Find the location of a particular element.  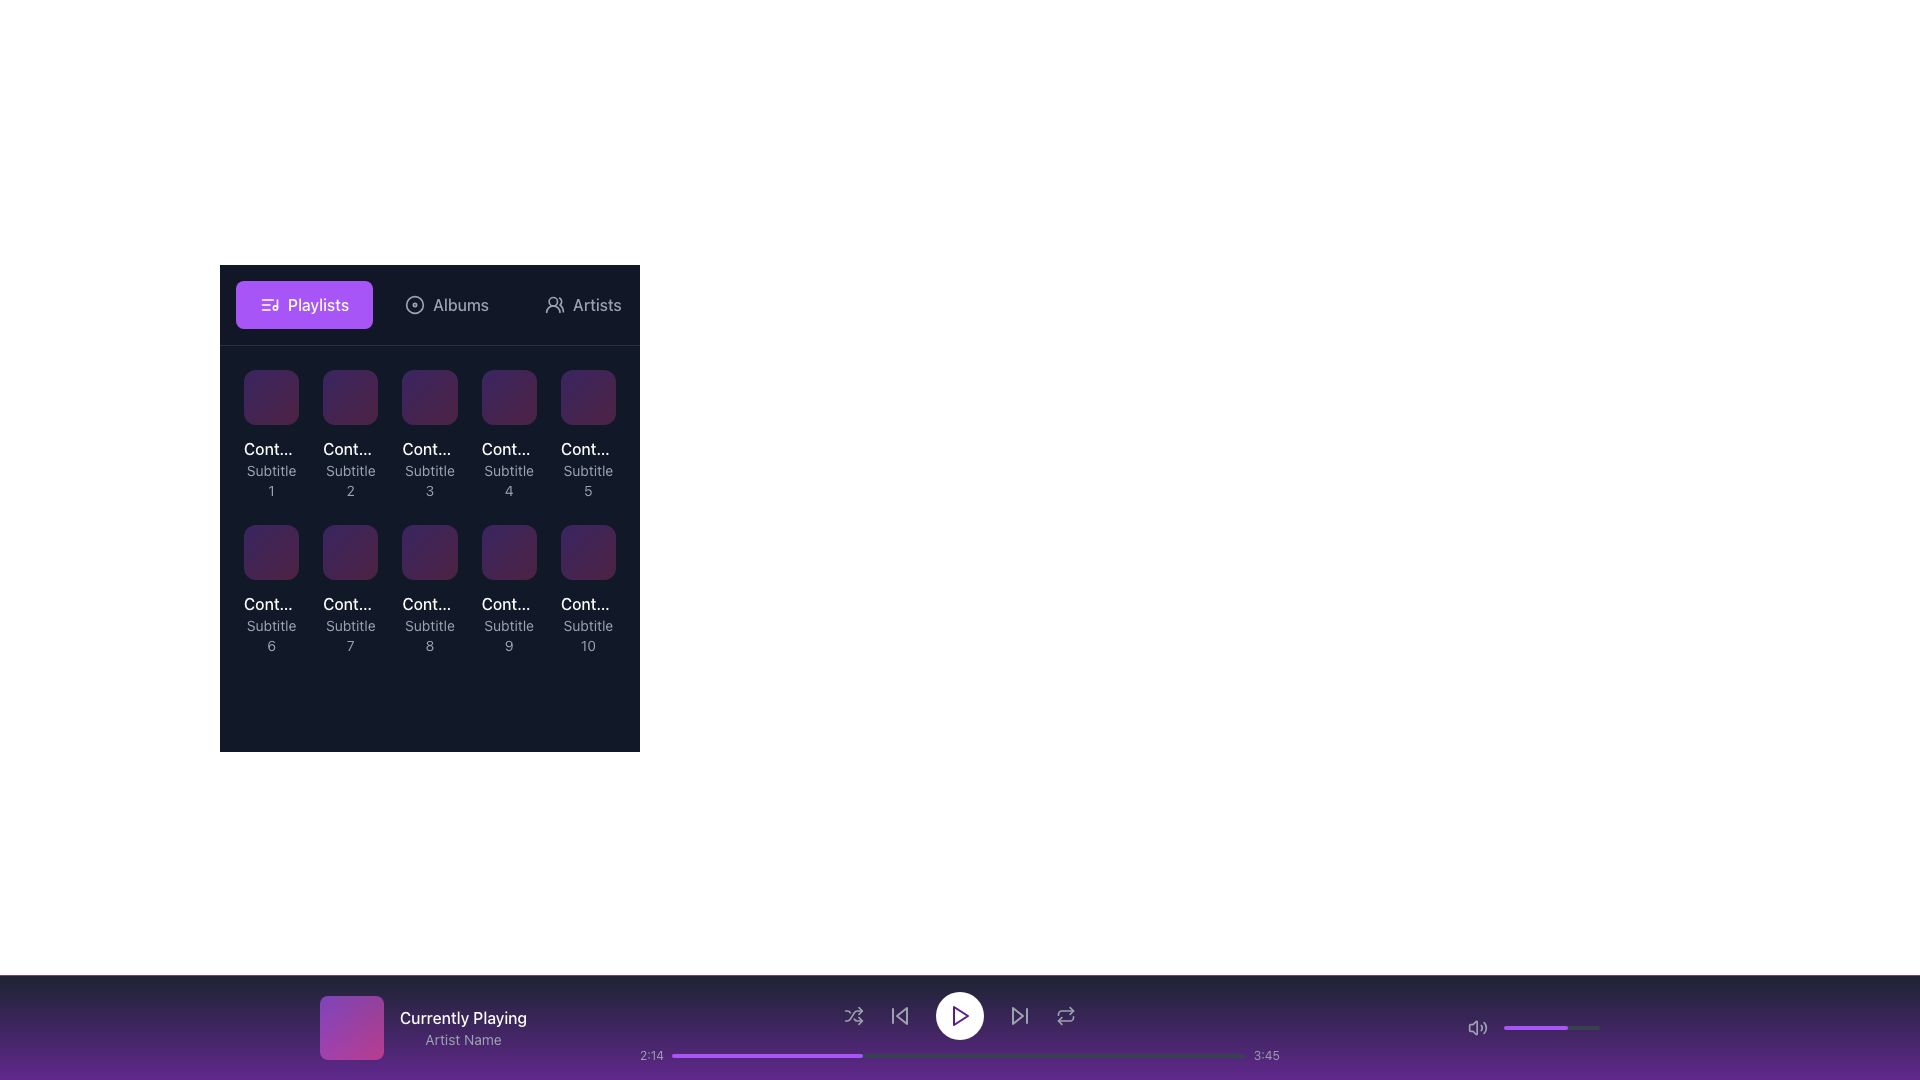

the volume slider is located at coordinates (1595, 1028).